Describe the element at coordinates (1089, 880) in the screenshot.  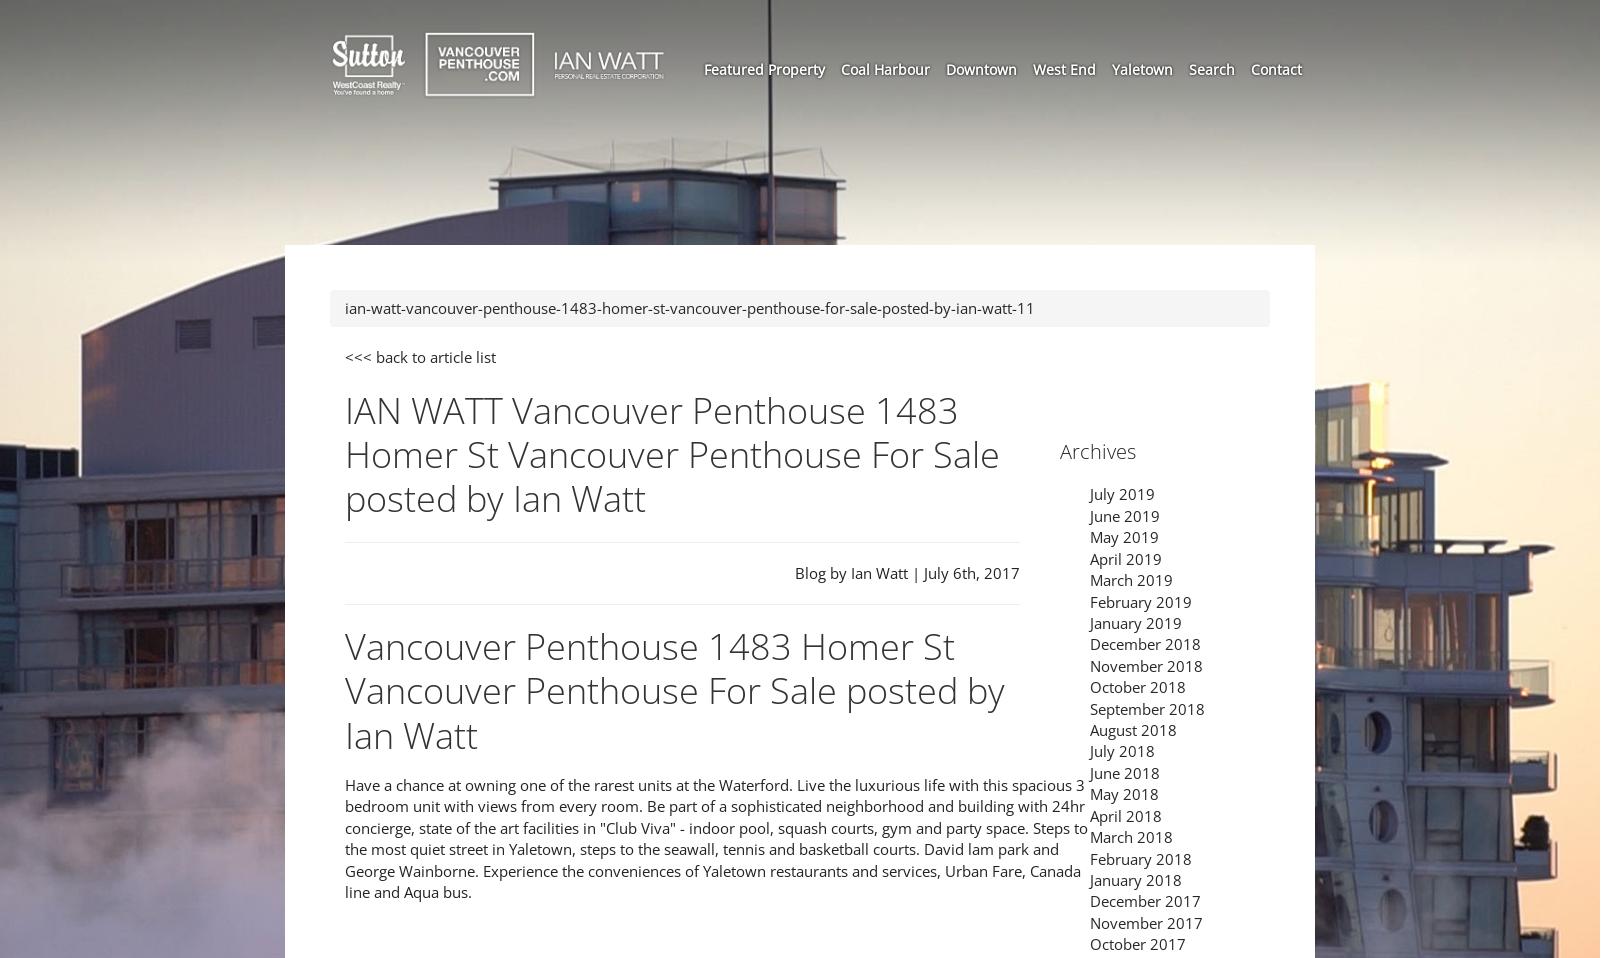
I see `'January 2018'` at that location.